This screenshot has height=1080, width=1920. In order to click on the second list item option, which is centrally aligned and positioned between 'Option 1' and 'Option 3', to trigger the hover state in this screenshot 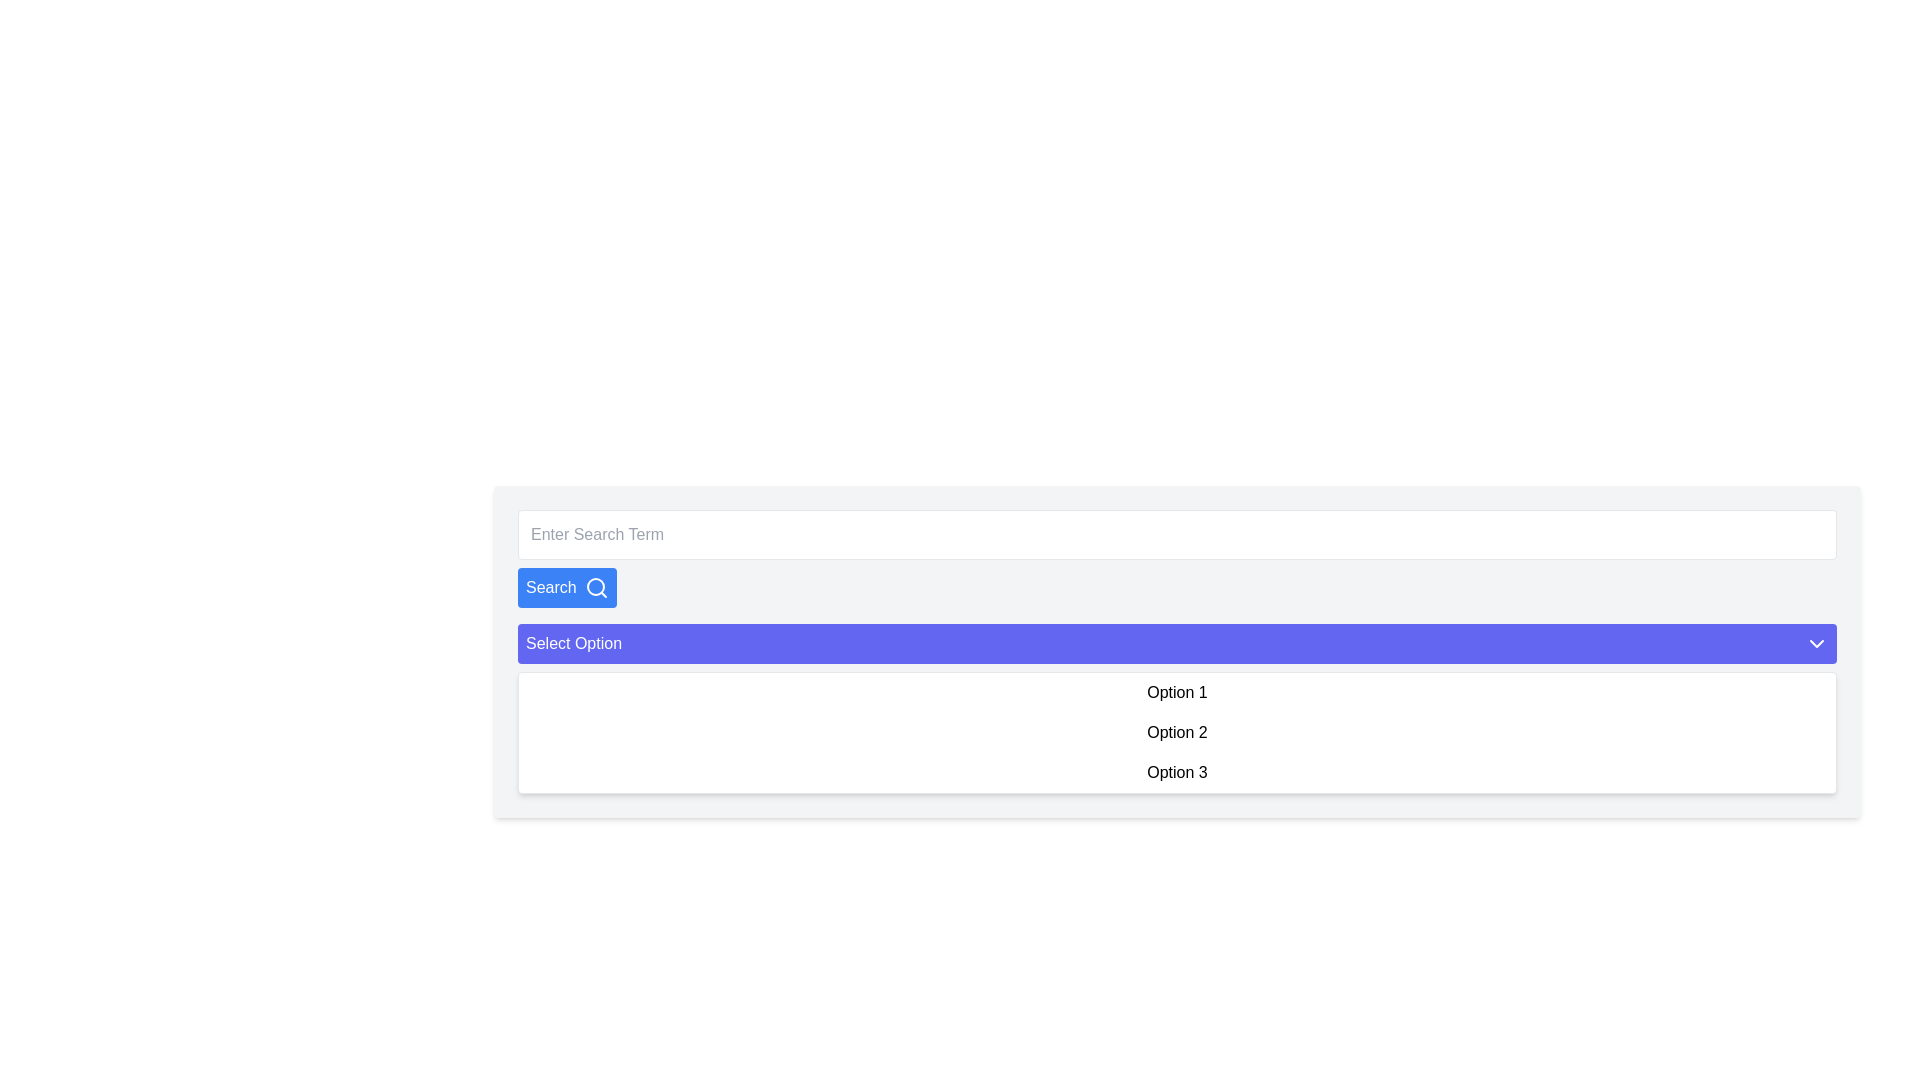, I will do `click(1177, 732)`.